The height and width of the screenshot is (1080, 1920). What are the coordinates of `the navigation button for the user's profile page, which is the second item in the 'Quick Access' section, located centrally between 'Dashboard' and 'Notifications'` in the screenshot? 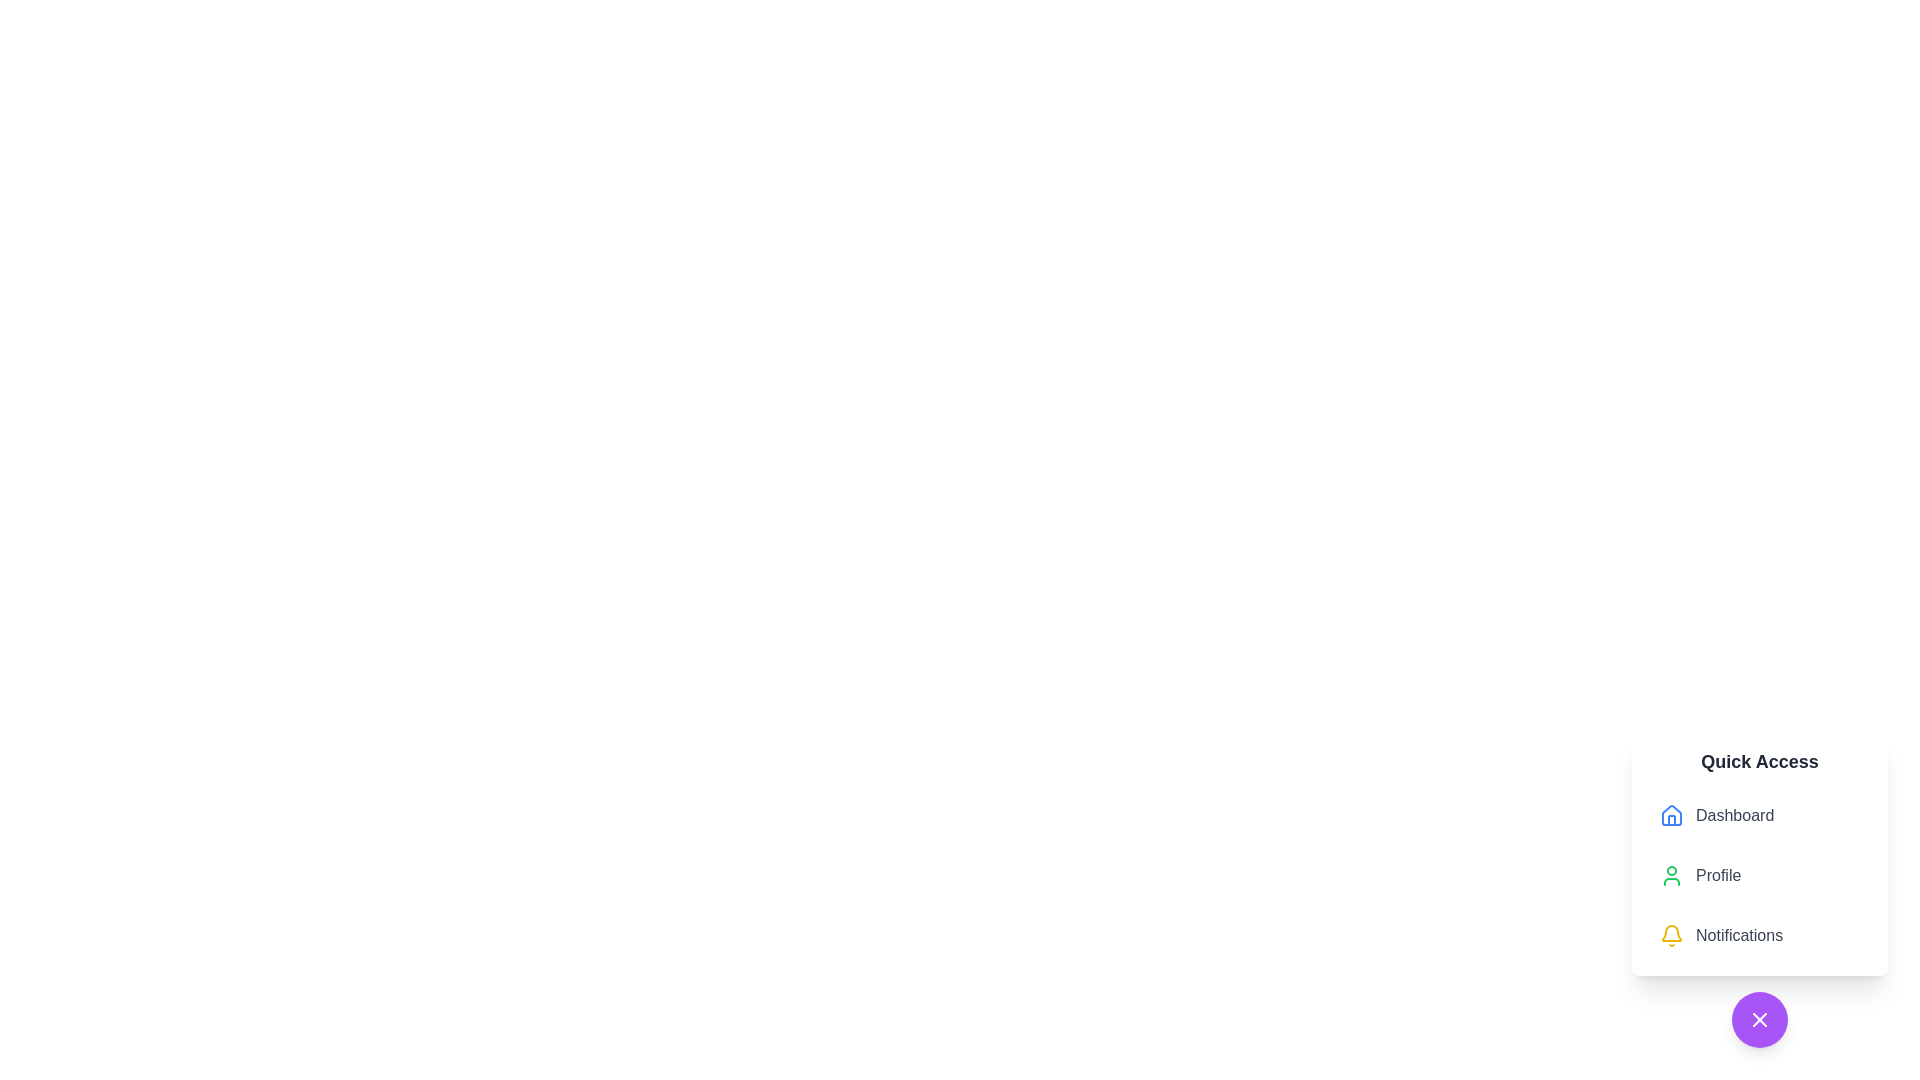 It's located at (1760, 874).